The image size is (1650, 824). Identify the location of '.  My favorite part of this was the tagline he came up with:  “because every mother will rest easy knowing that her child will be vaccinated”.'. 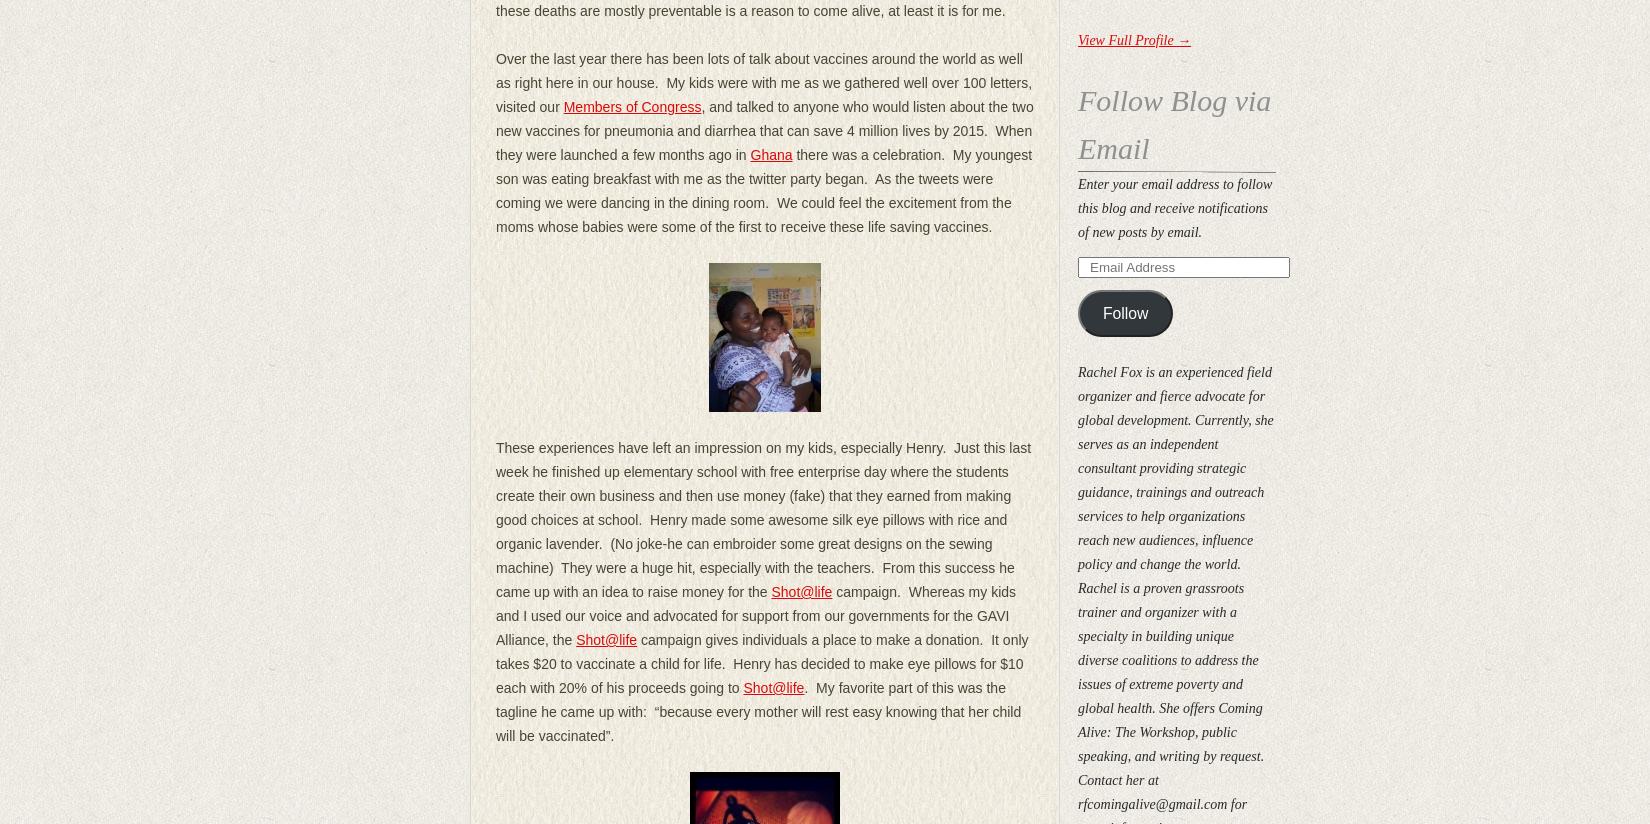
(757, 711).